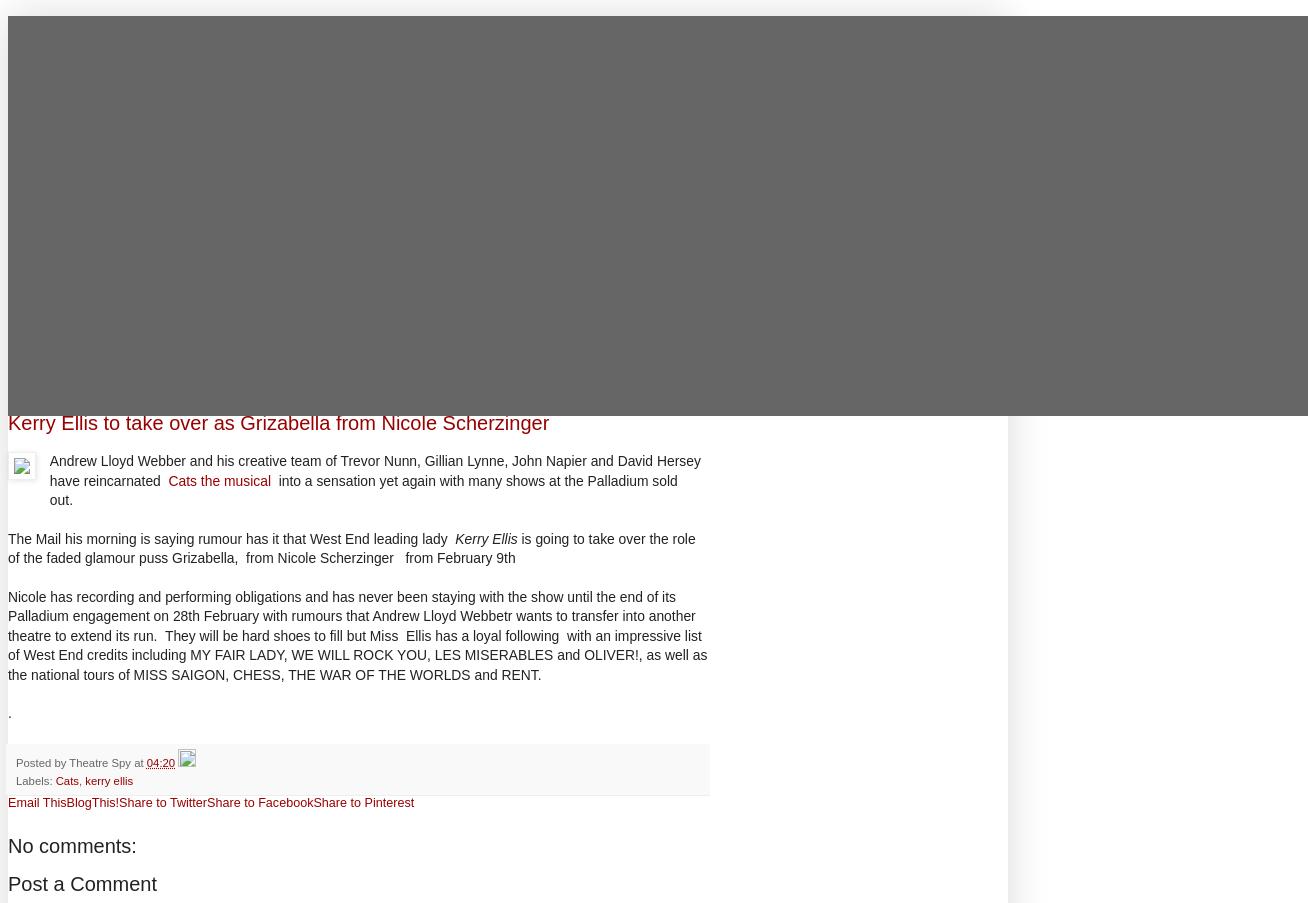  What do you see at coordinates (363, 802) in the screenshot?
I see `'Share to Pinterest'` at bounding box center [363, 802].